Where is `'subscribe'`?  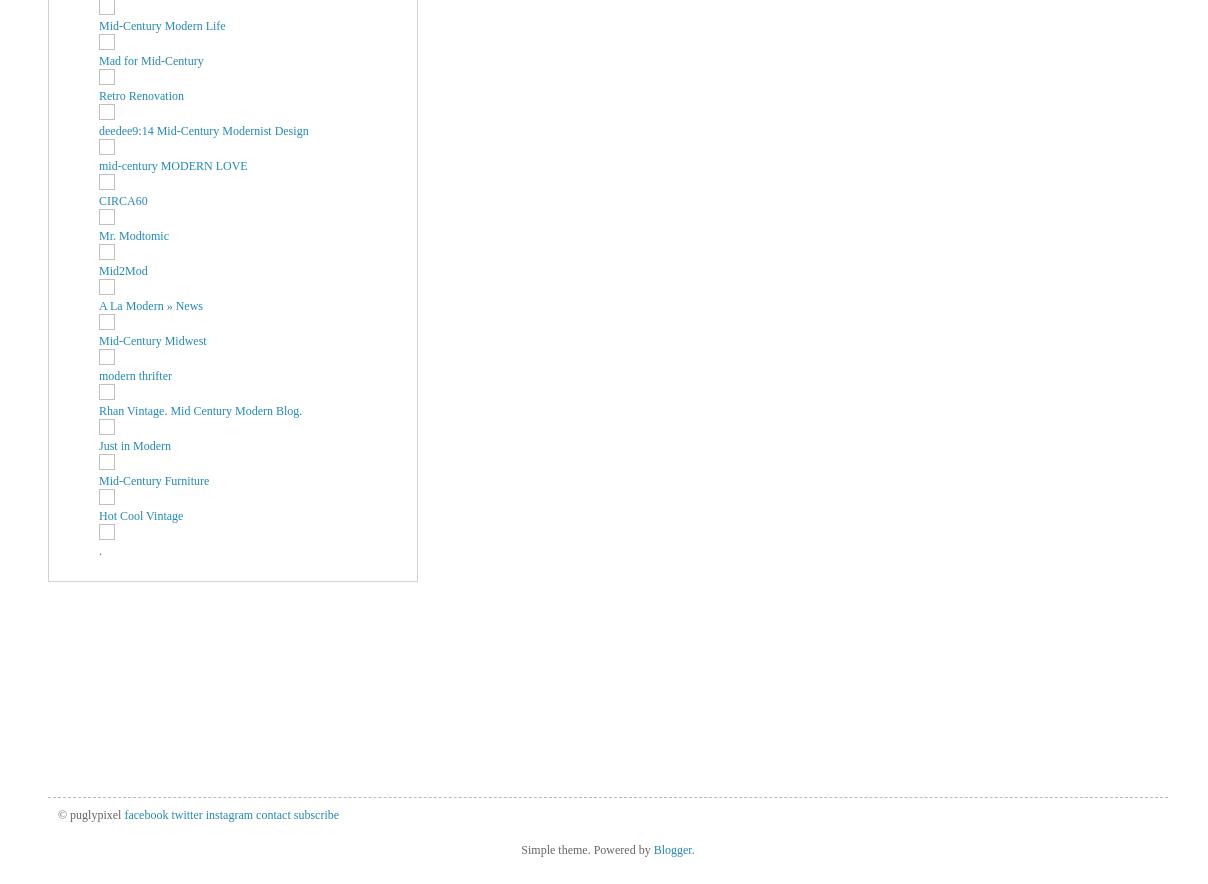 'subscribe' is located at coordinates (315, 813).